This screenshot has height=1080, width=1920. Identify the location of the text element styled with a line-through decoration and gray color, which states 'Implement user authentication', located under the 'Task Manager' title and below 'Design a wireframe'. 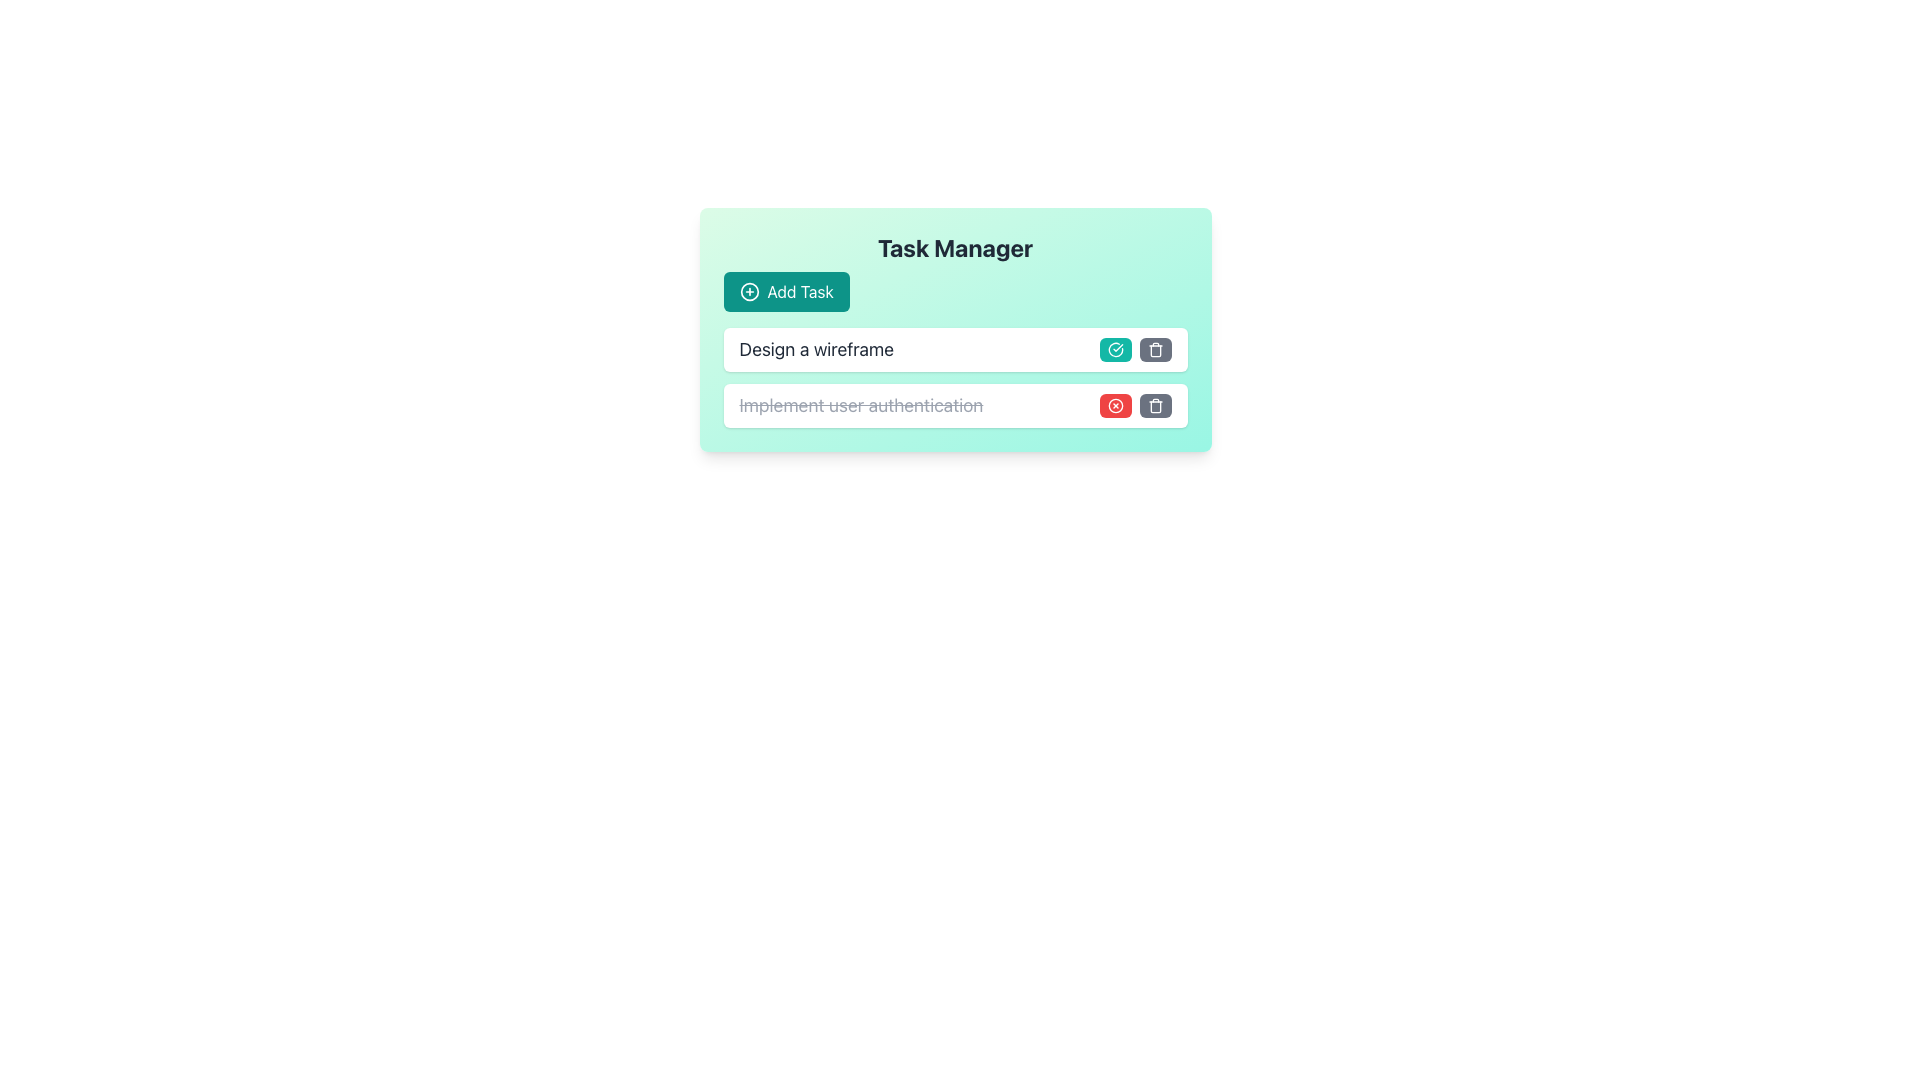
(861, 405).